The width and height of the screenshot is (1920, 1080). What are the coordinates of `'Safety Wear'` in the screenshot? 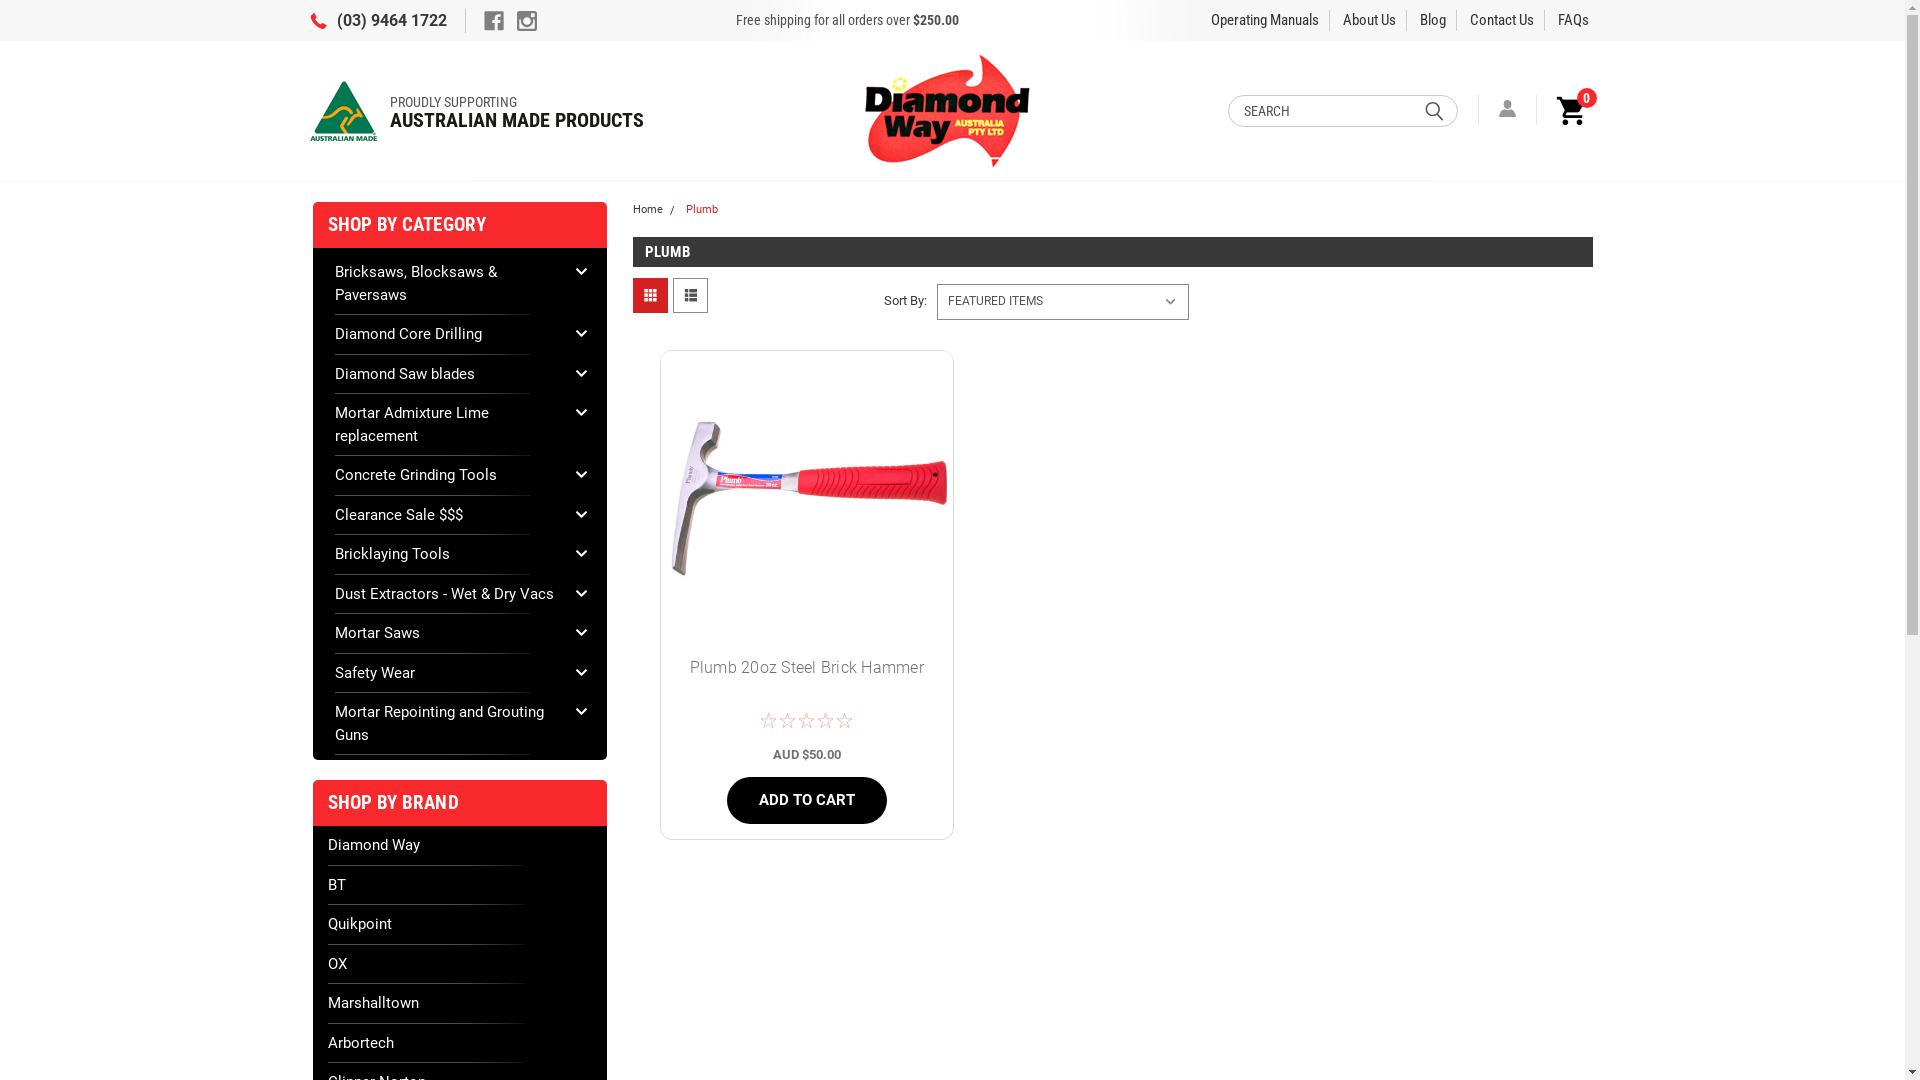 It's located at (446, 673).